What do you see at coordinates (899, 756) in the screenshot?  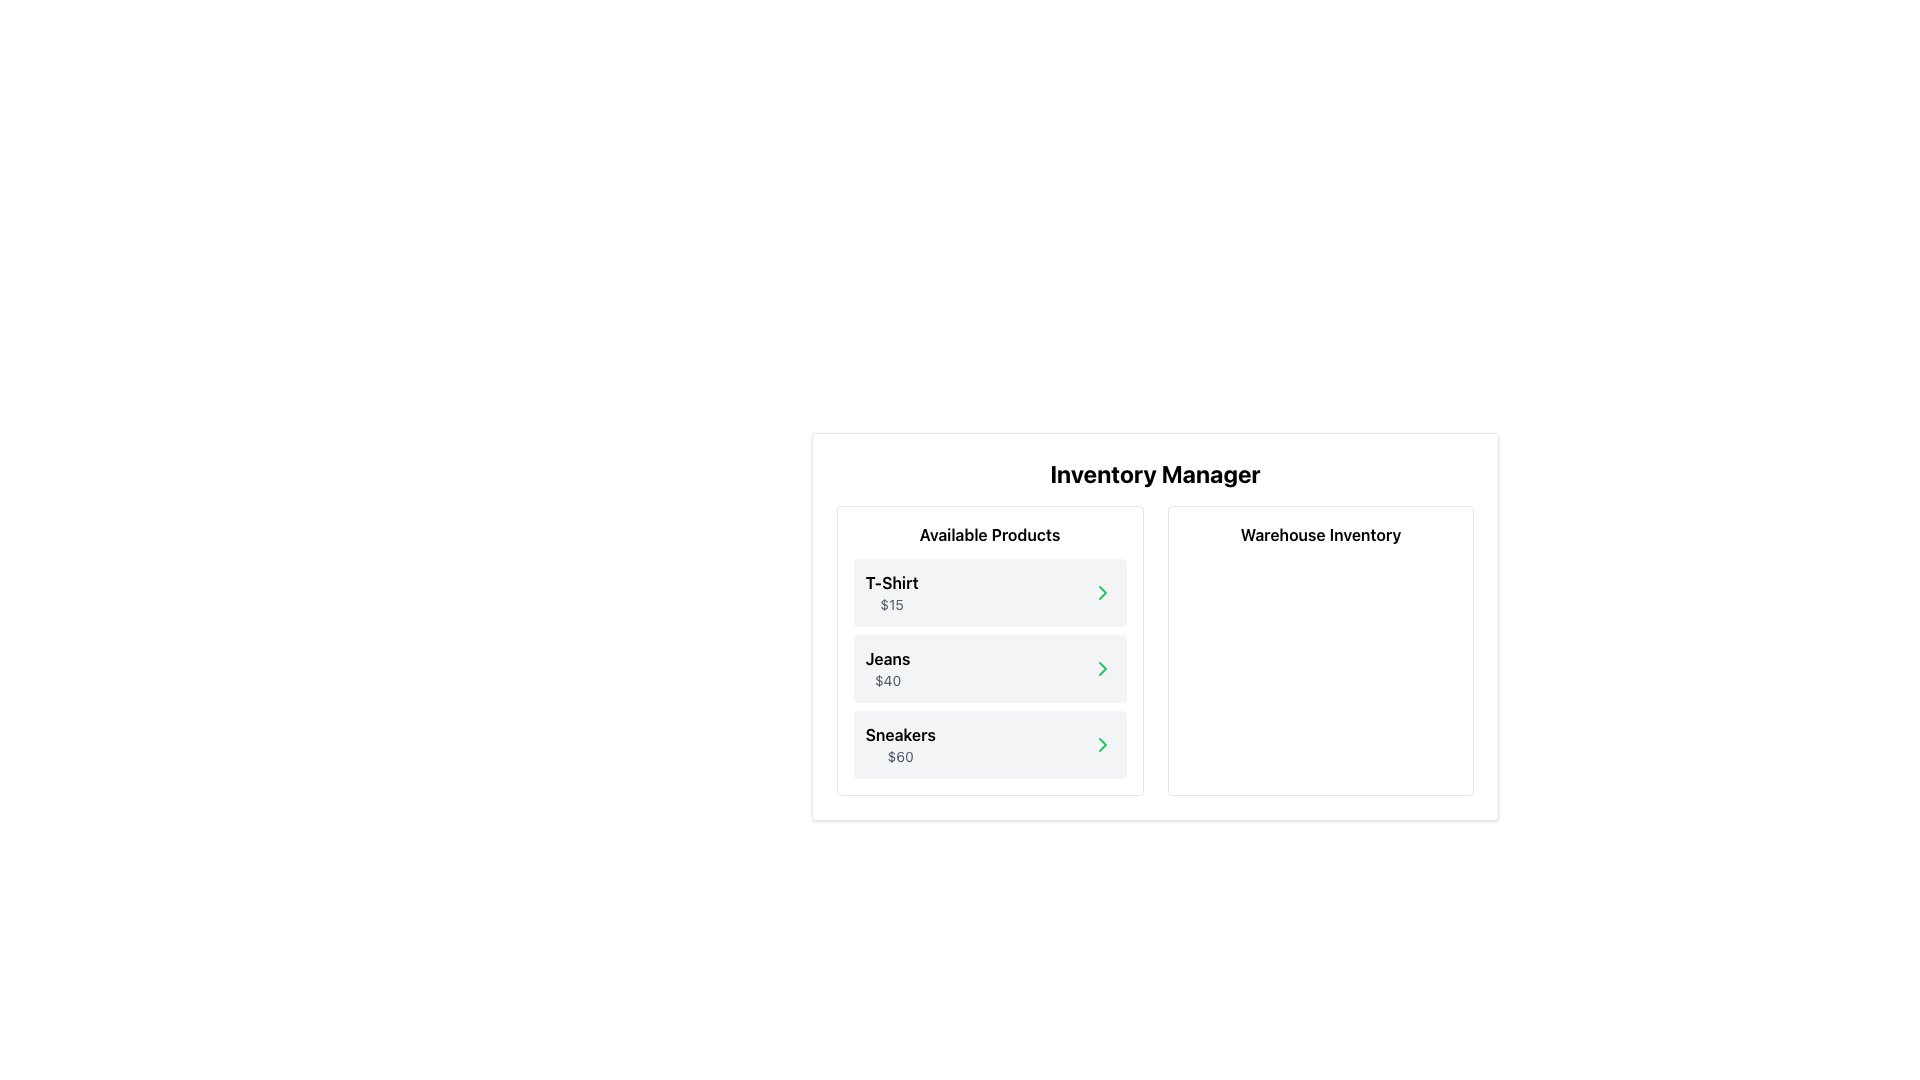 I see `text content displayed in the label showing '$60' located below the 'Sneakers' label in the third card of the 'Available Products' section` at bounding box center [899, 756].